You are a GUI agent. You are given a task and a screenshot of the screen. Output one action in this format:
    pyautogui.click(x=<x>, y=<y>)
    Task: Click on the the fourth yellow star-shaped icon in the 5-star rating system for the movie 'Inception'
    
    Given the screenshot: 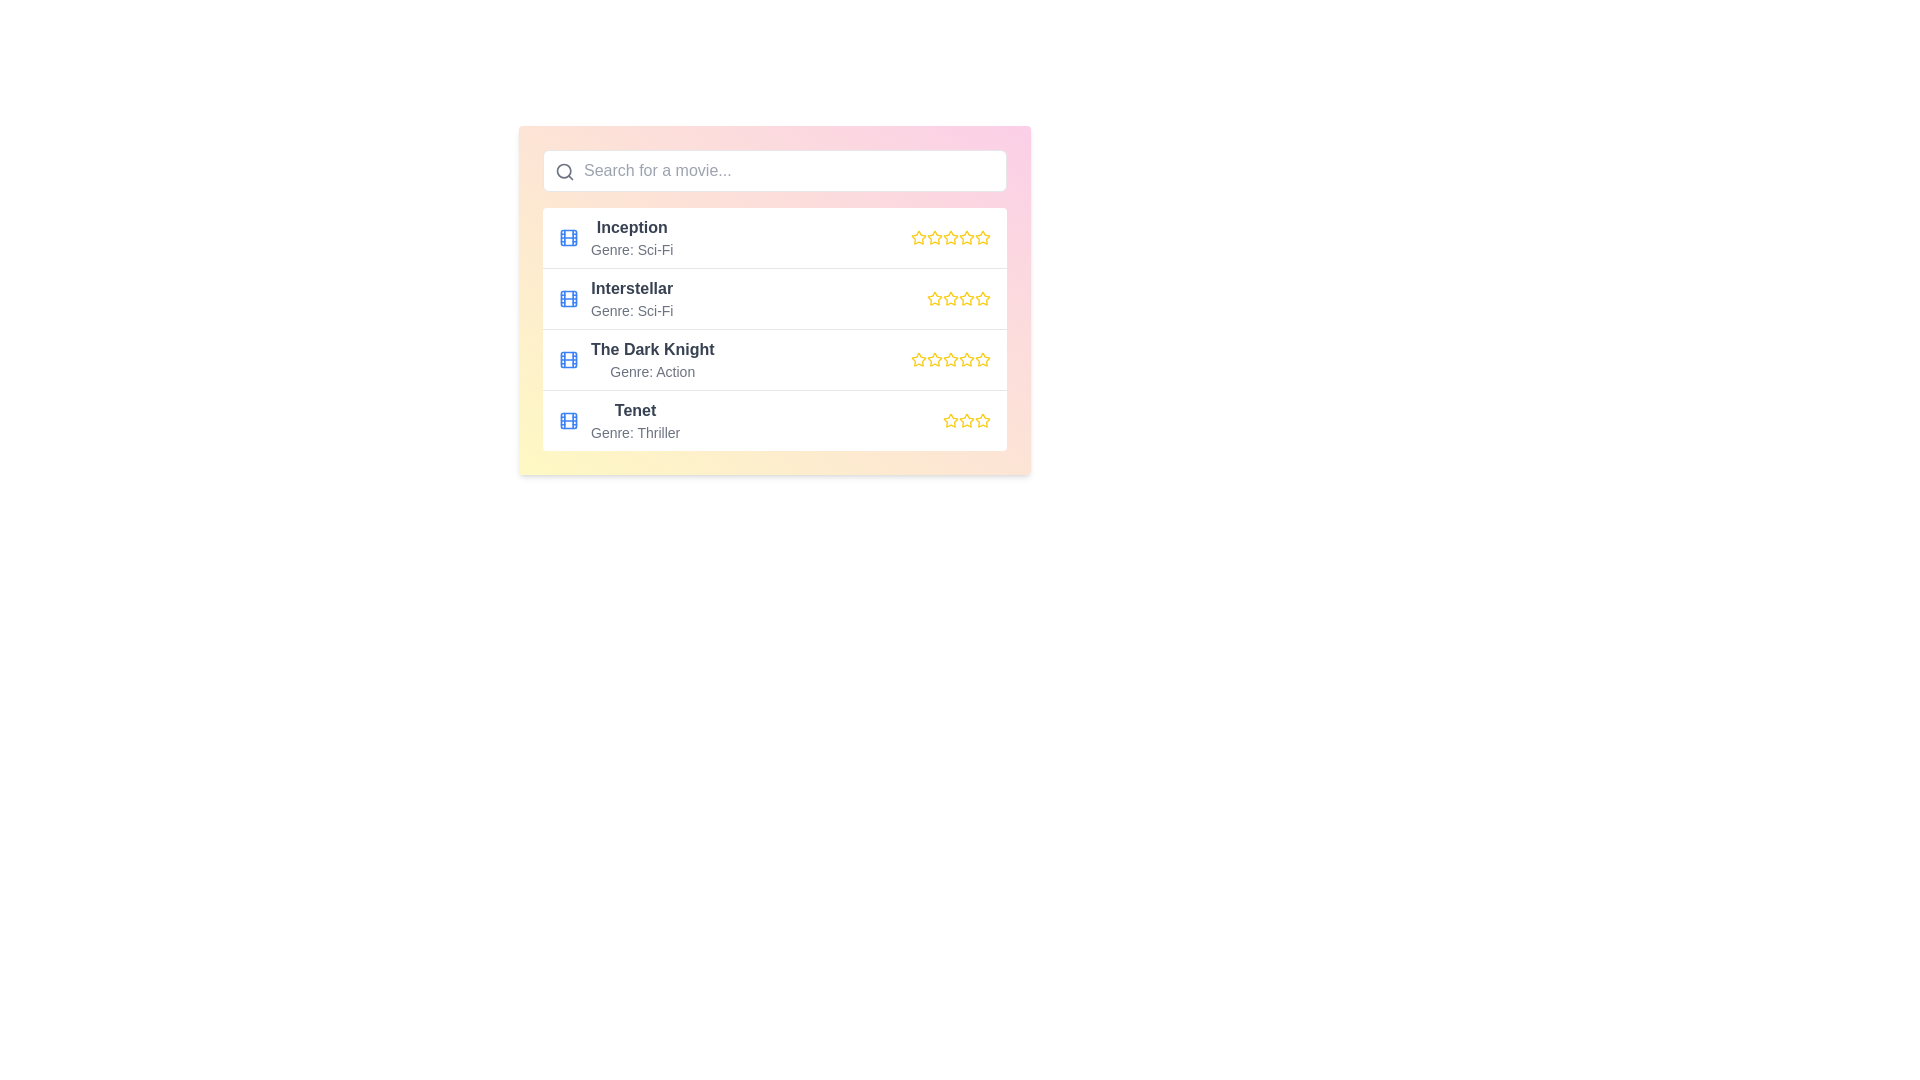 What is the action you would take?
    pyautogui.click(x=966, y=236)
    